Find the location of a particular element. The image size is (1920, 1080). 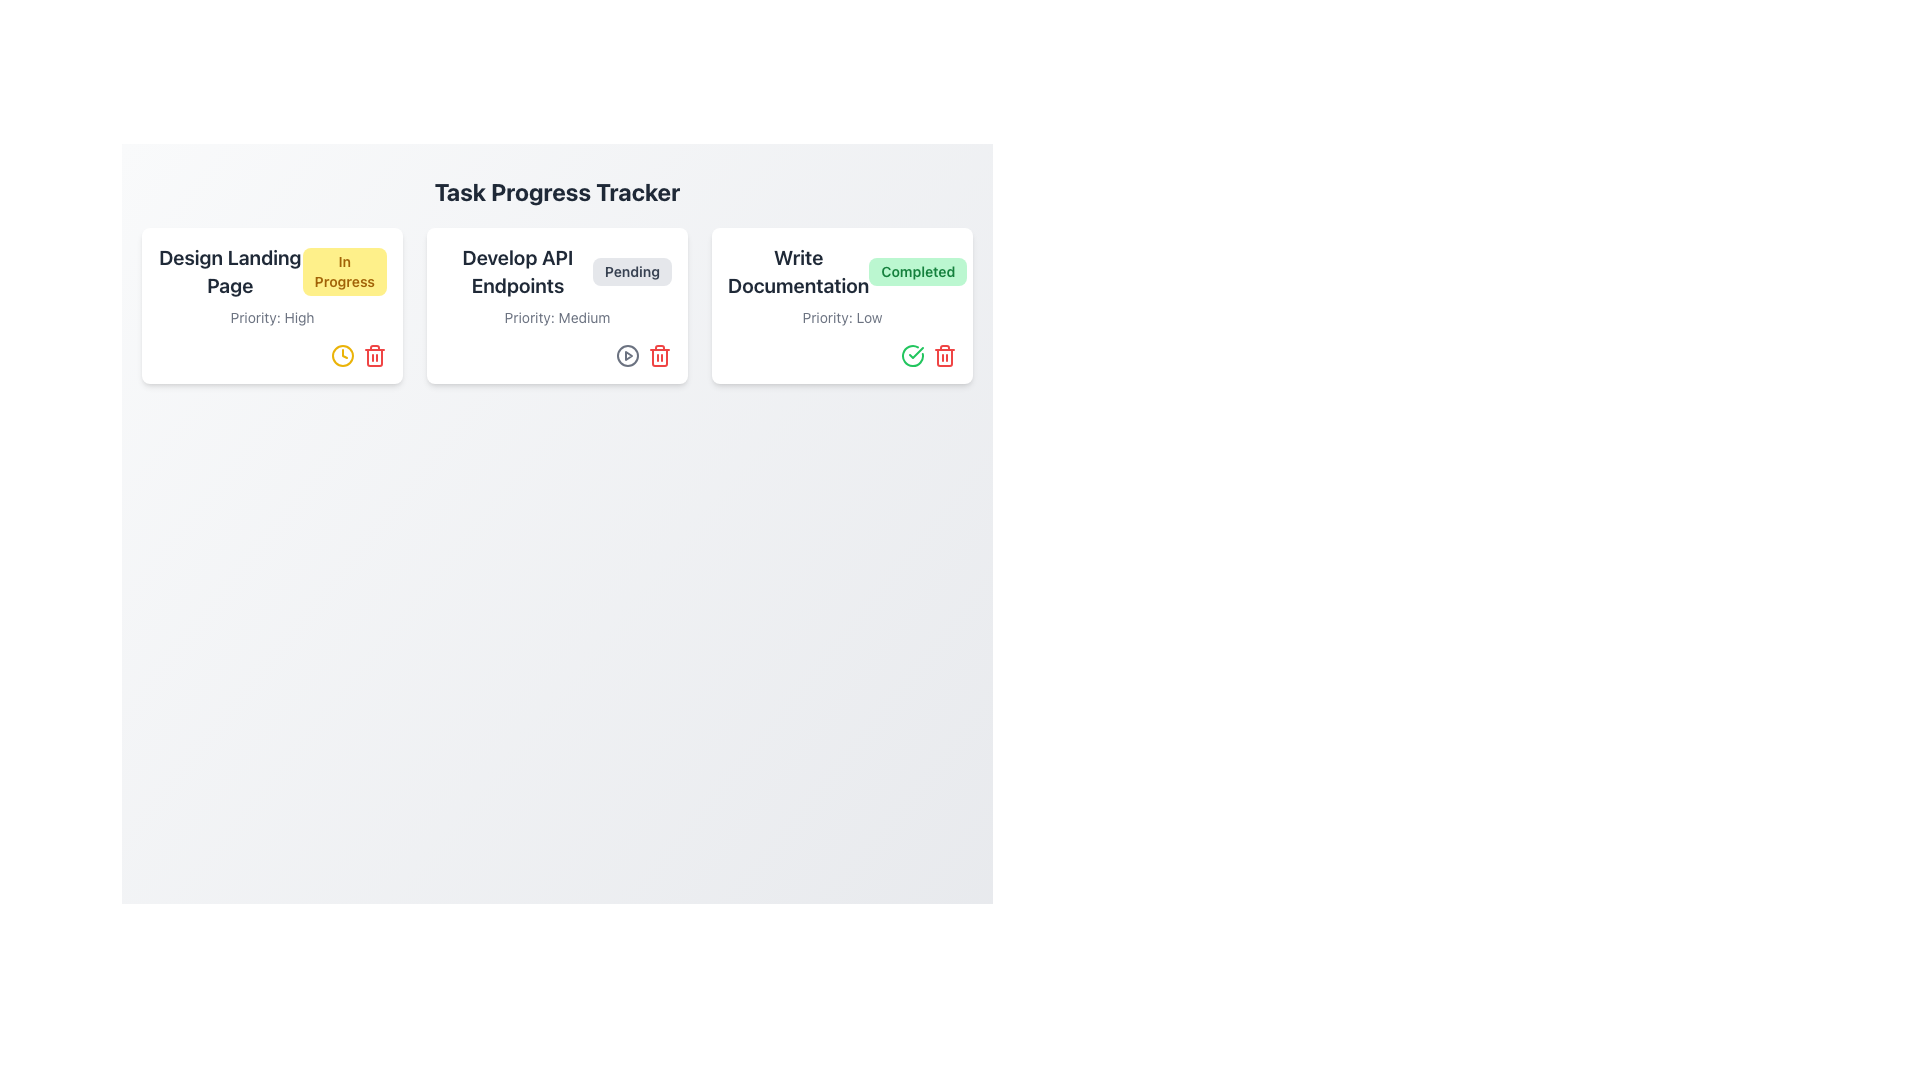

the 'Pending' status badge, which is a pill-shaped badge with a light gray background, located within the second card titled 'Develop API Endpoints.' is located at coordinates (631, 272).